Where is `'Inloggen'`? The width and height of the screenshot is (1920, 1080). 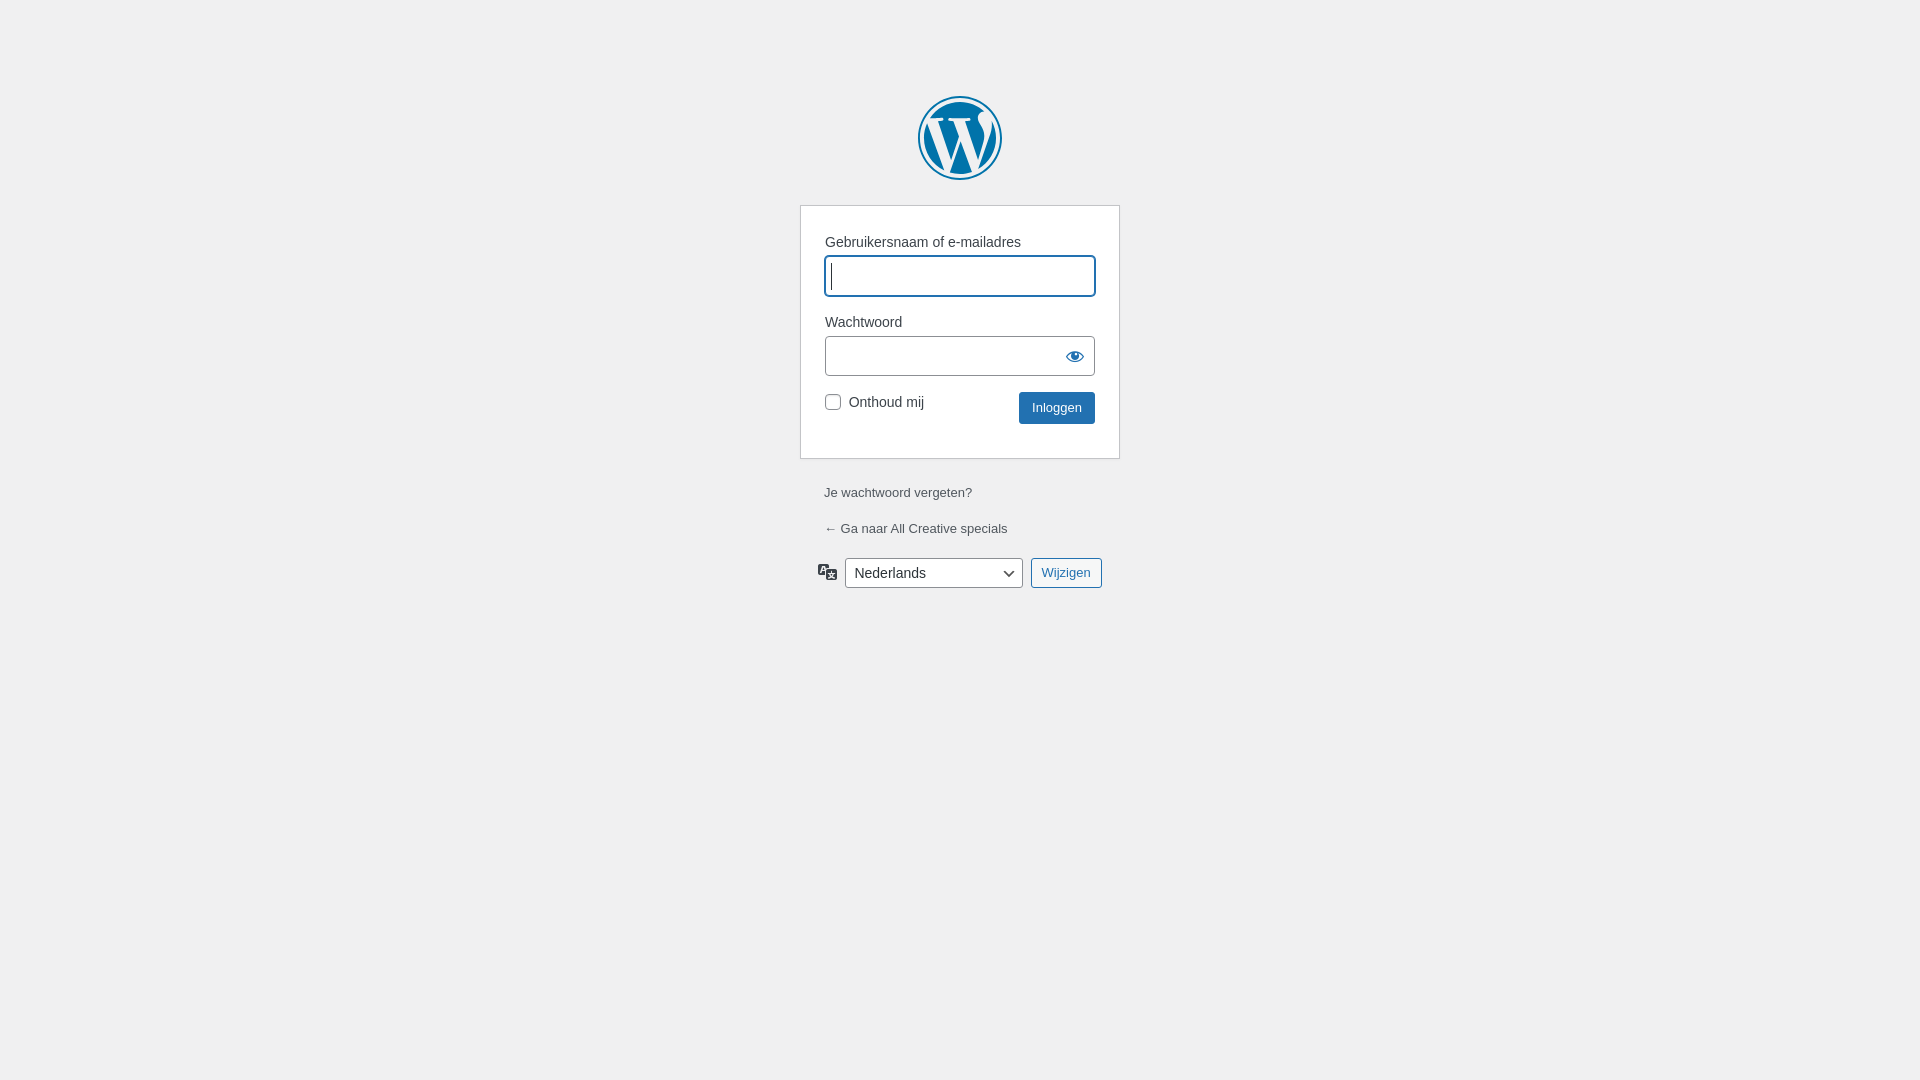 'Inloggen' is located at coordinates (1018, 407).